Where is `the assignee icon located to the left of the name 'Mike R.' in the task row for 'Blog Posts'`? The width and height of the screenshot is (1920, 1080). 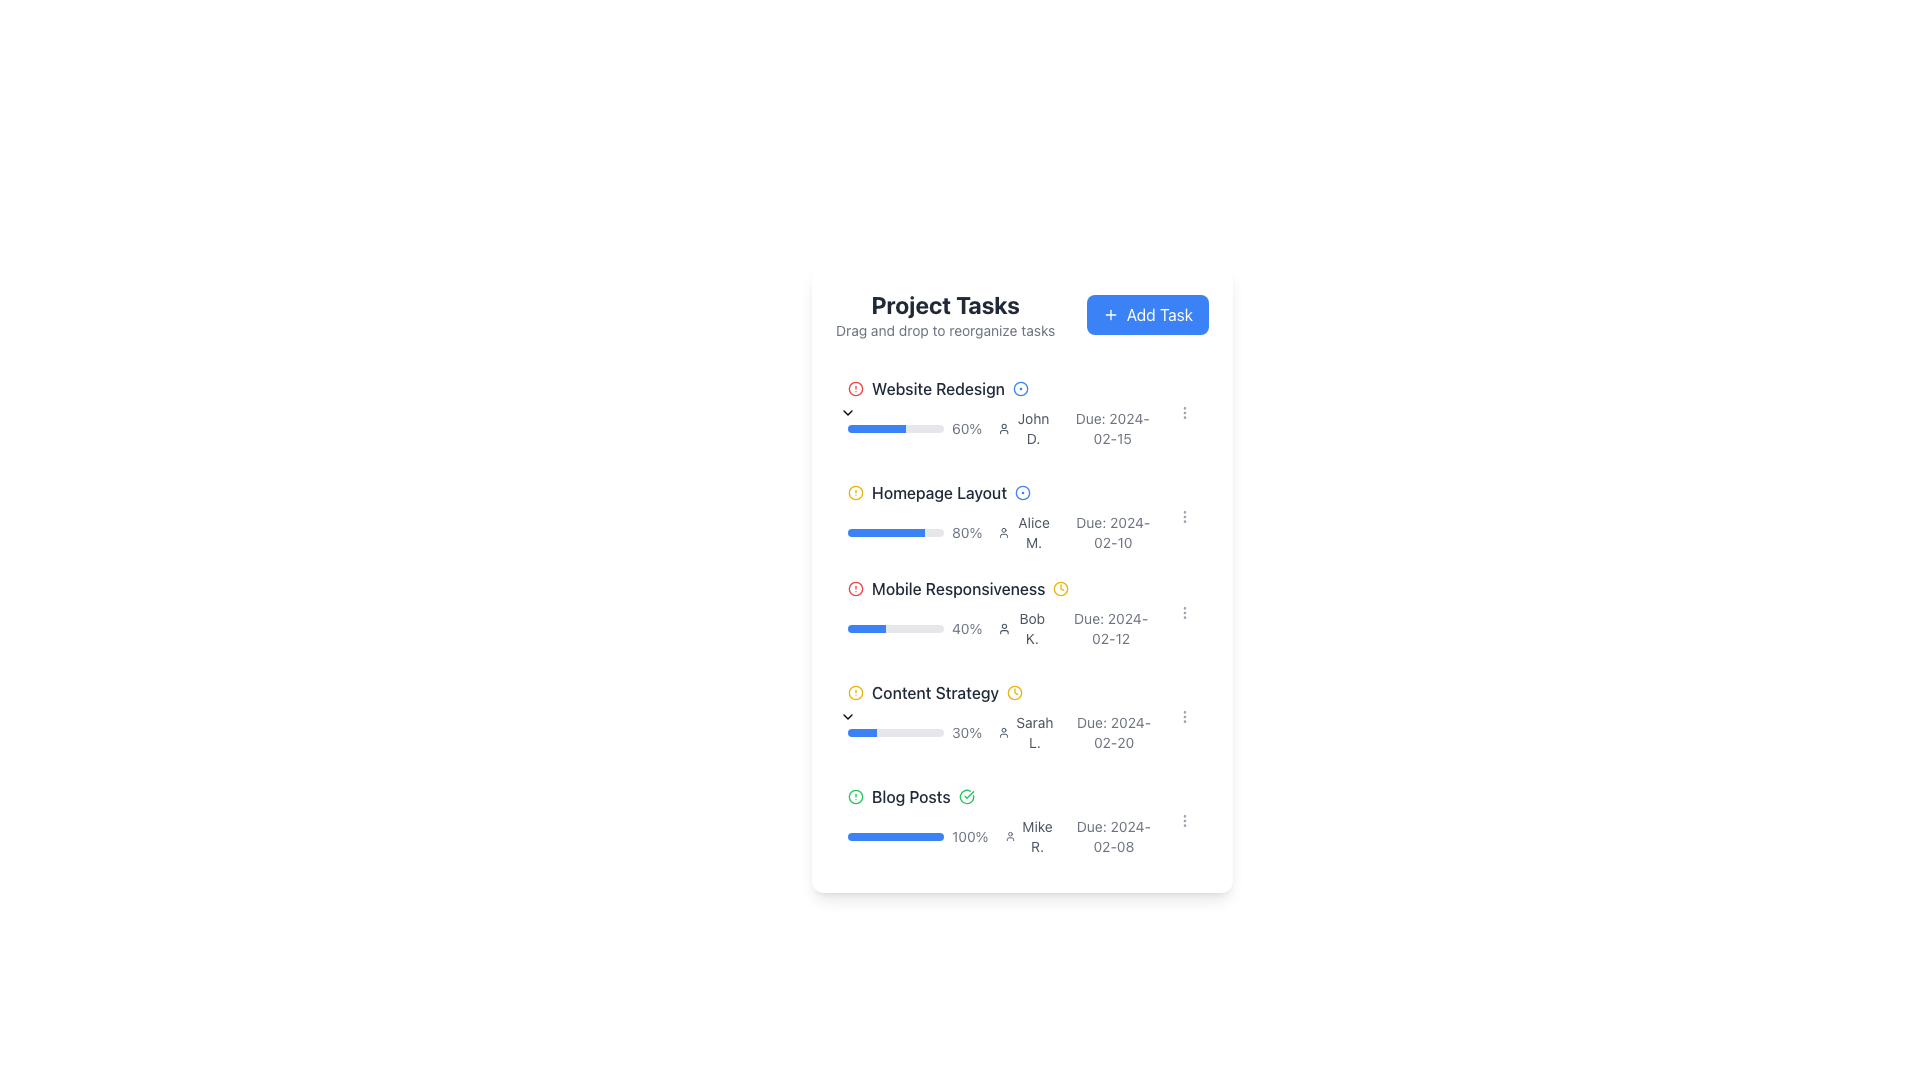
the assignee icon located to the left of the name 'Mike R.' in the task row for 'Blog Posts' is located at coordinates (1010, 837).